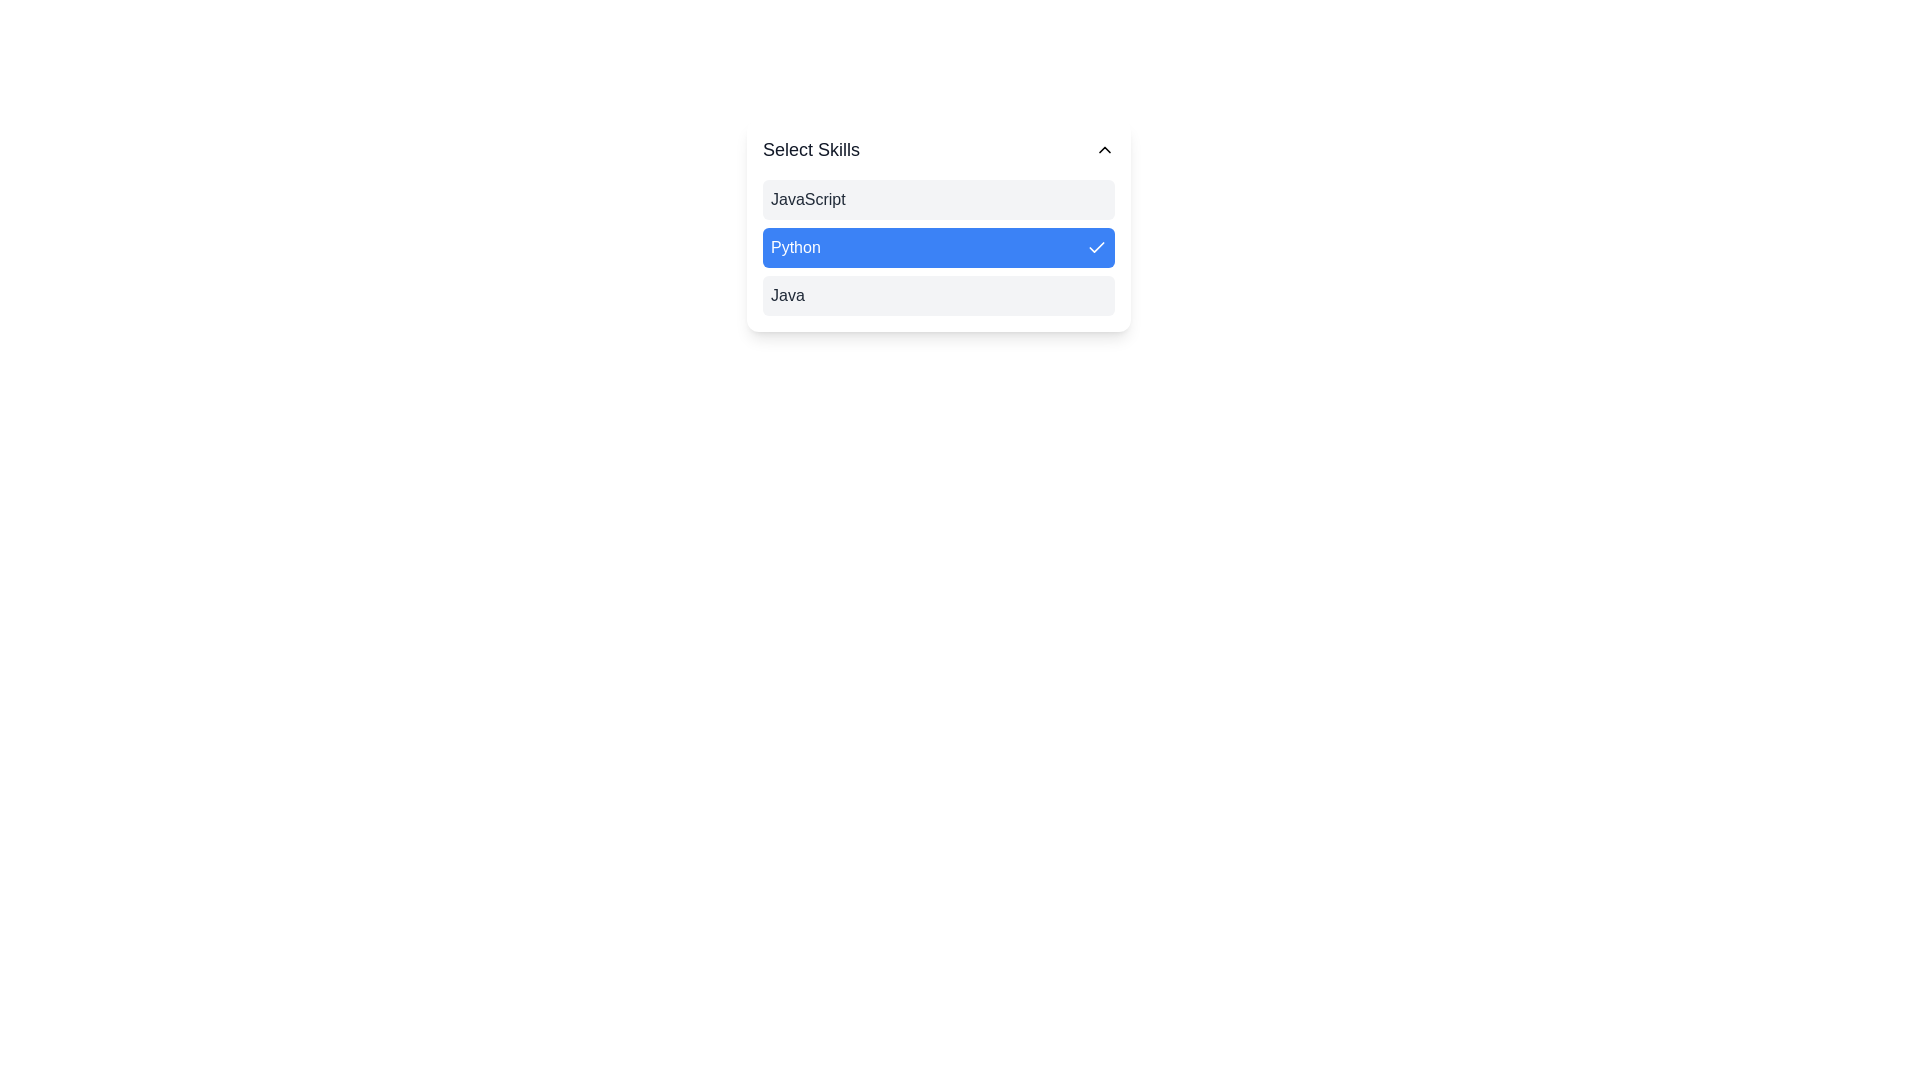 The height and width of the screenshot is (1080, 1920). What do you see at coordinates (938, 246) in the screenshot?
I see `the skill Python` at bounding box center [938, 246].